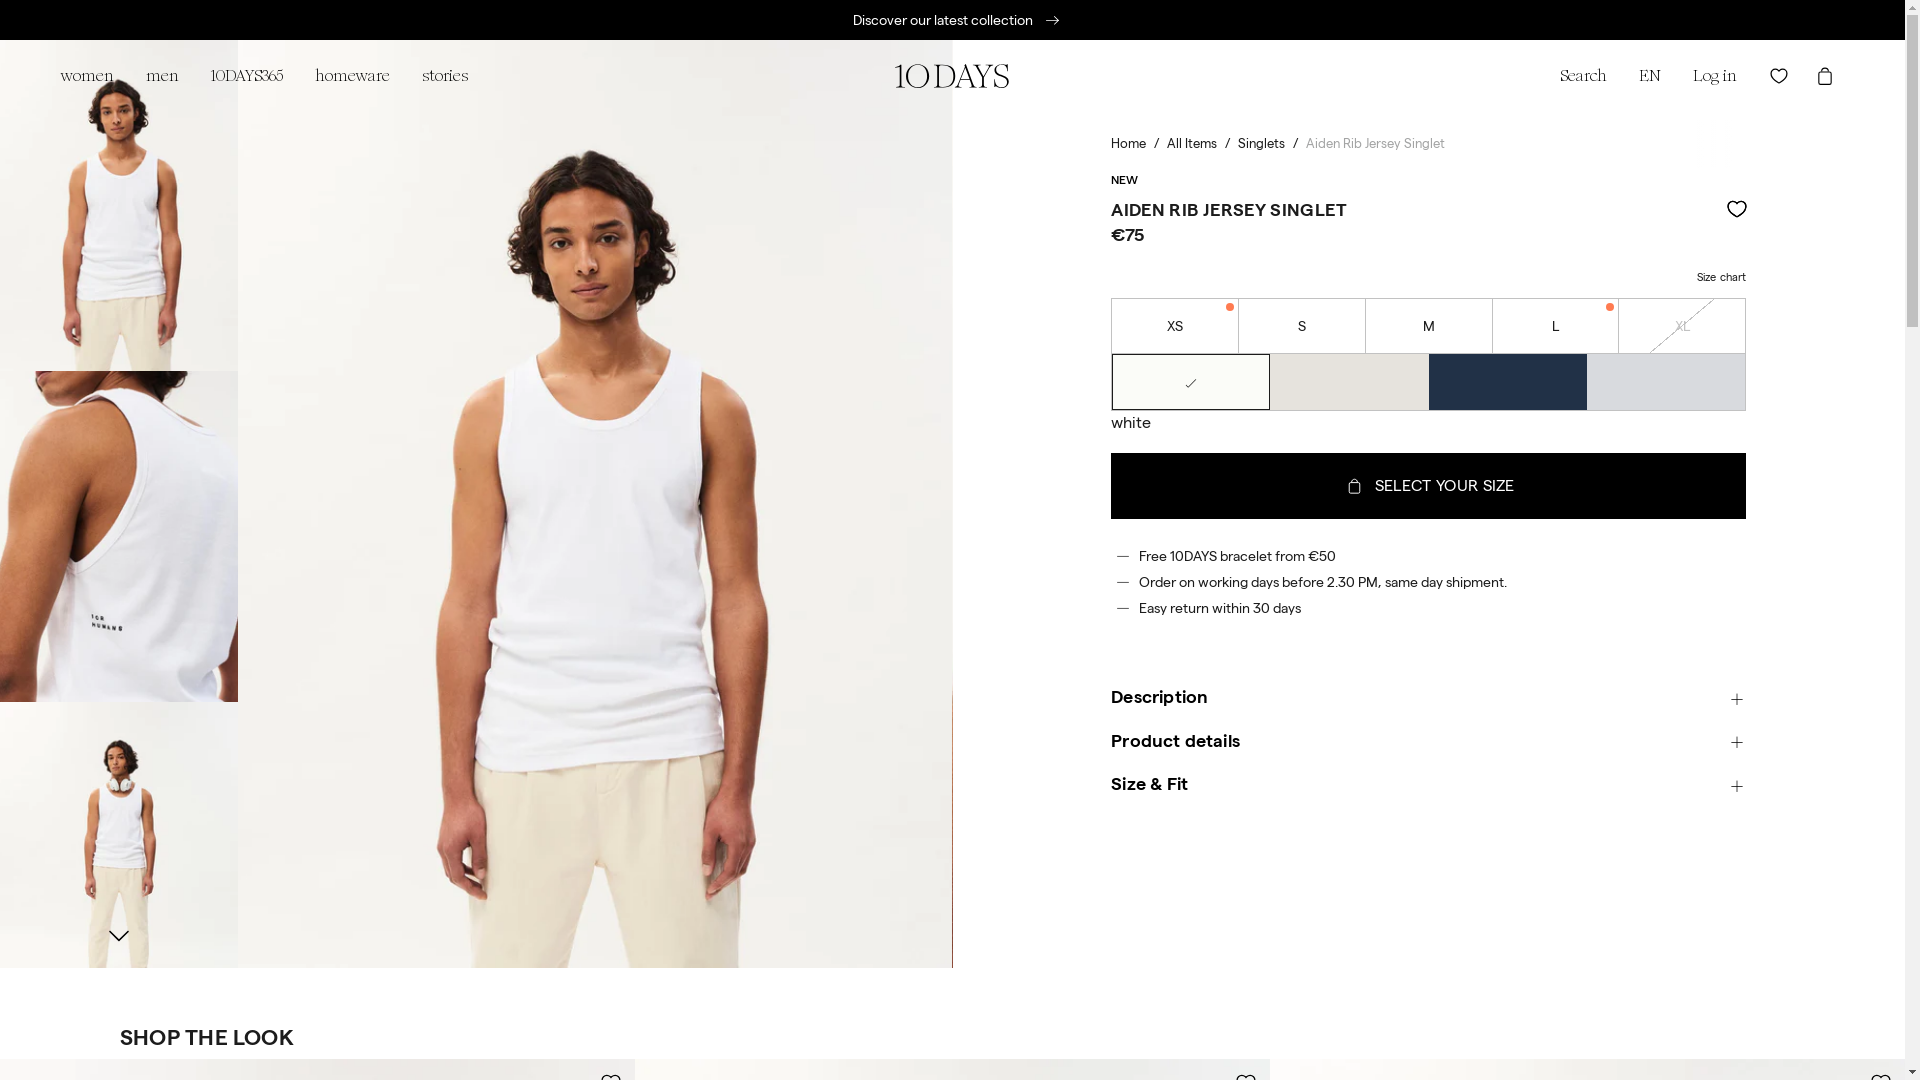 This screenshot has height=1080, width=1920. I want to click on 'homeware', so click(352, 75).